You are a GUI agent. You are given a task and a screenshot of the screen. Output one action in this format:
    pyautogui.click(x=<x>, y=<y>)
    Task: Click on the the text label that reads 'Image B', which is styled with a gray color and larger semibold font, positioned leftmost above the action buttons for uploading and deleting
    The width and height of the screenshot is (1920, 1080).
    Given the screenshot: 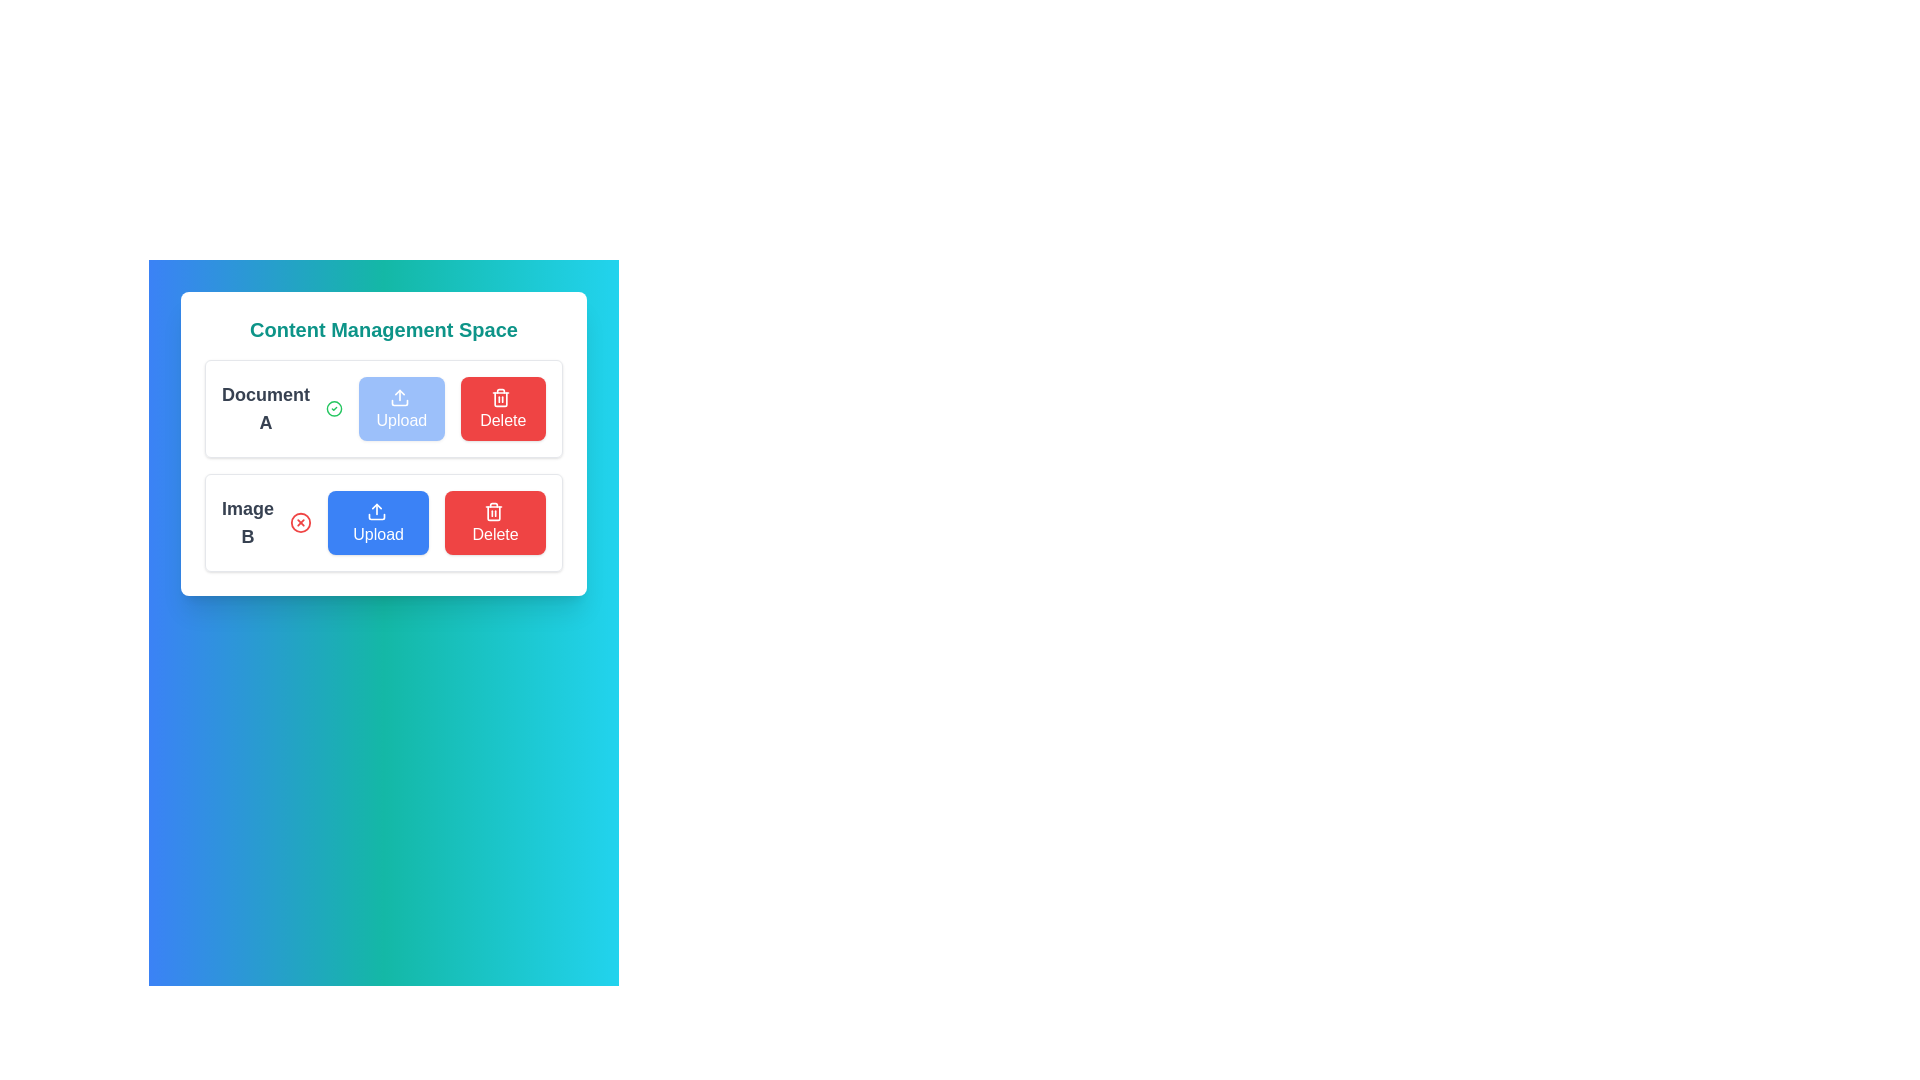 What is the action you would take?
    pyautogui.click(x=247, y=522)
    